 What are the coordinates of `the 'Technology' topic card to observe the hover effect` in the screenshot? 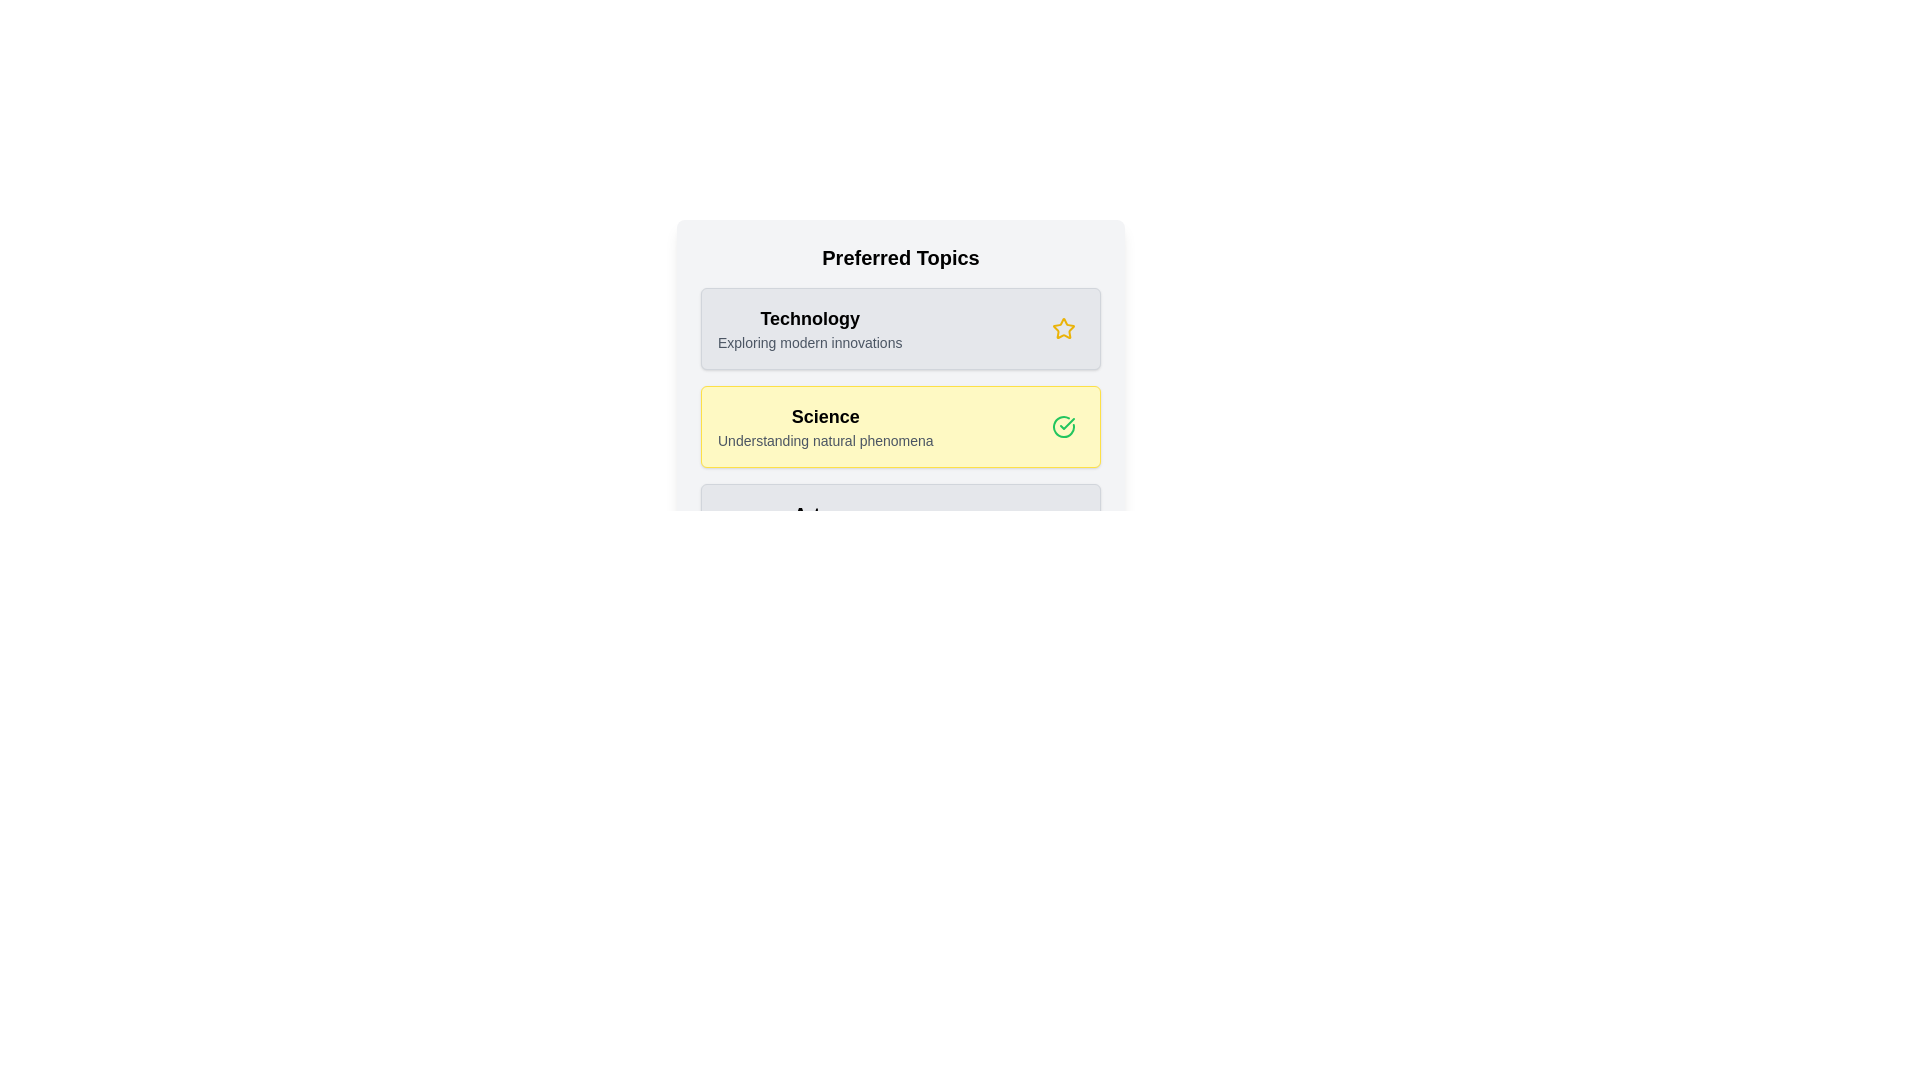 It's located at (810, 327).